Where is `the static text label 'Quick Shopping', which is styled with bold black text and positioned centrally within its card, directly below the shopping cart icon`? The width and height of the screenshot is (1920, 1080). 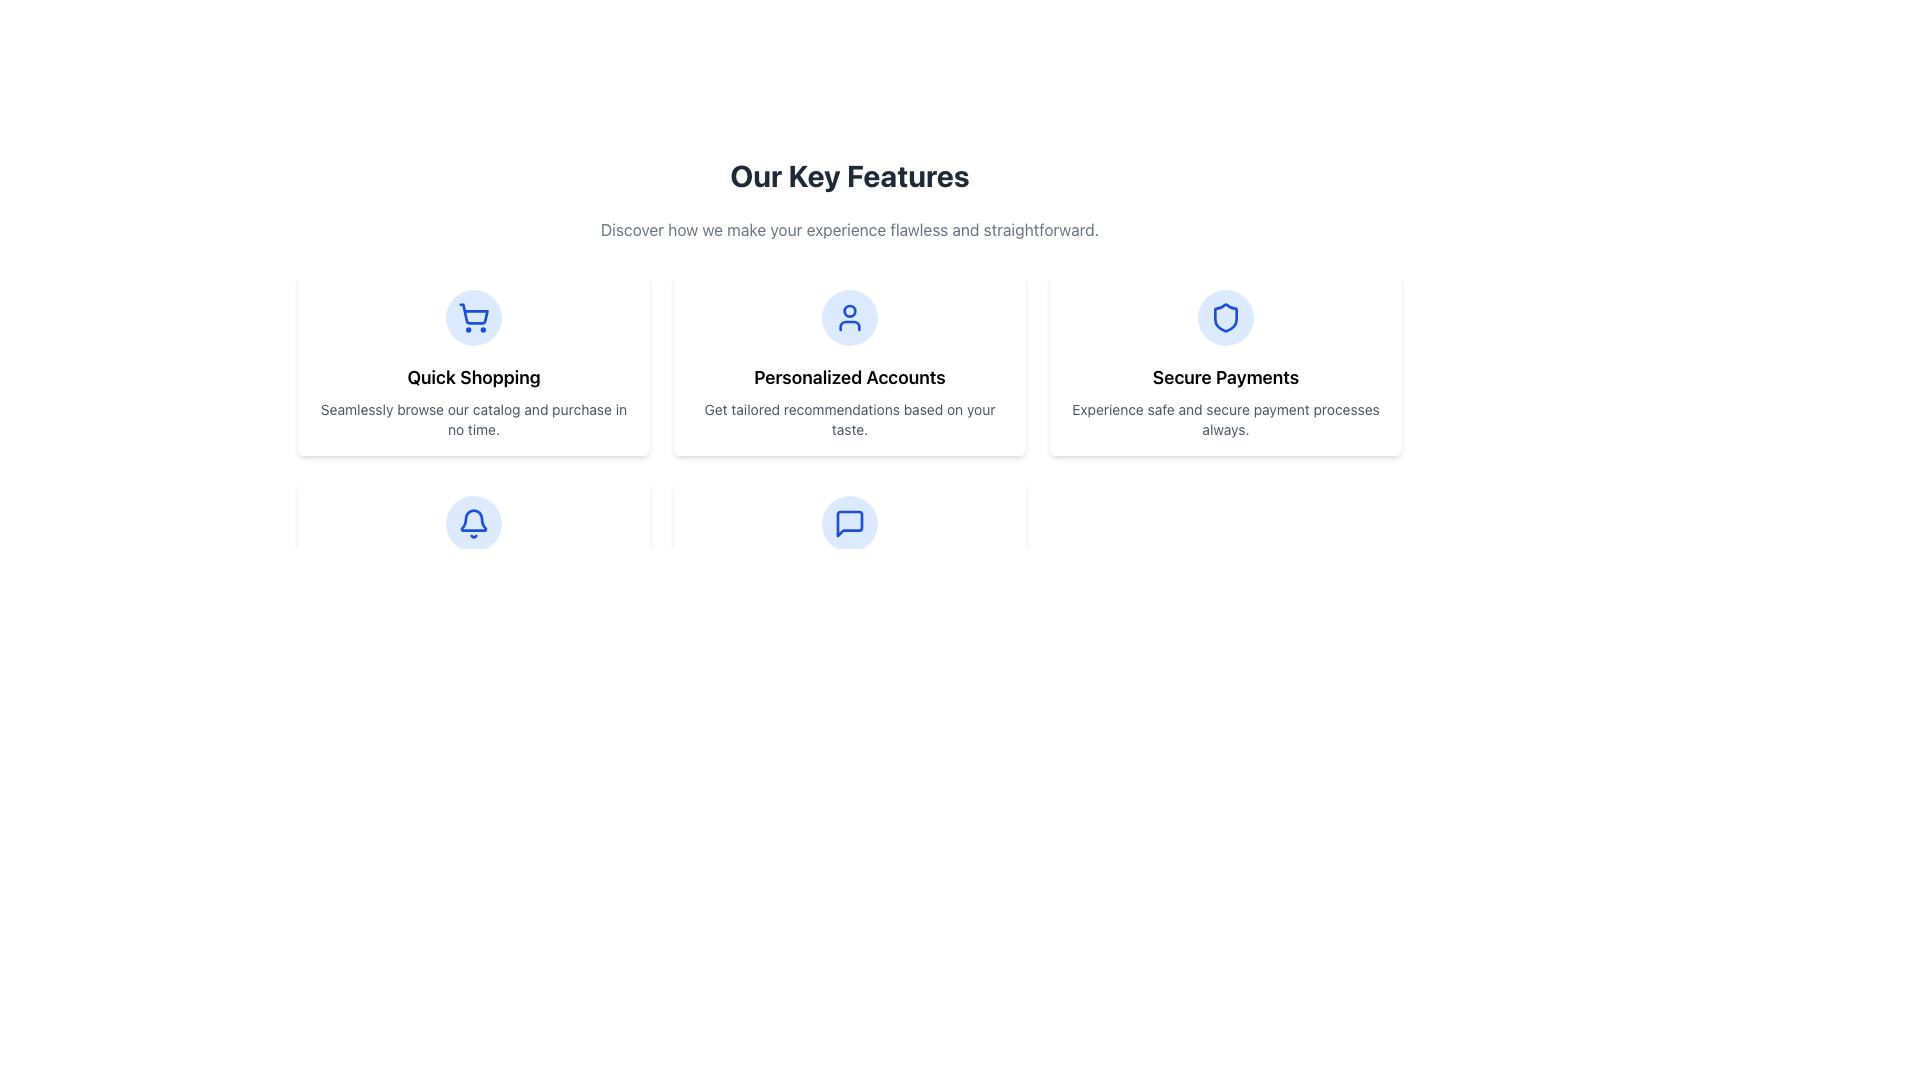 the static text label 'Quick Shopping', which is styled with bold black text and positioned centrally within its card, directly below the shopping cart icon is located at coordinates (473, 378).